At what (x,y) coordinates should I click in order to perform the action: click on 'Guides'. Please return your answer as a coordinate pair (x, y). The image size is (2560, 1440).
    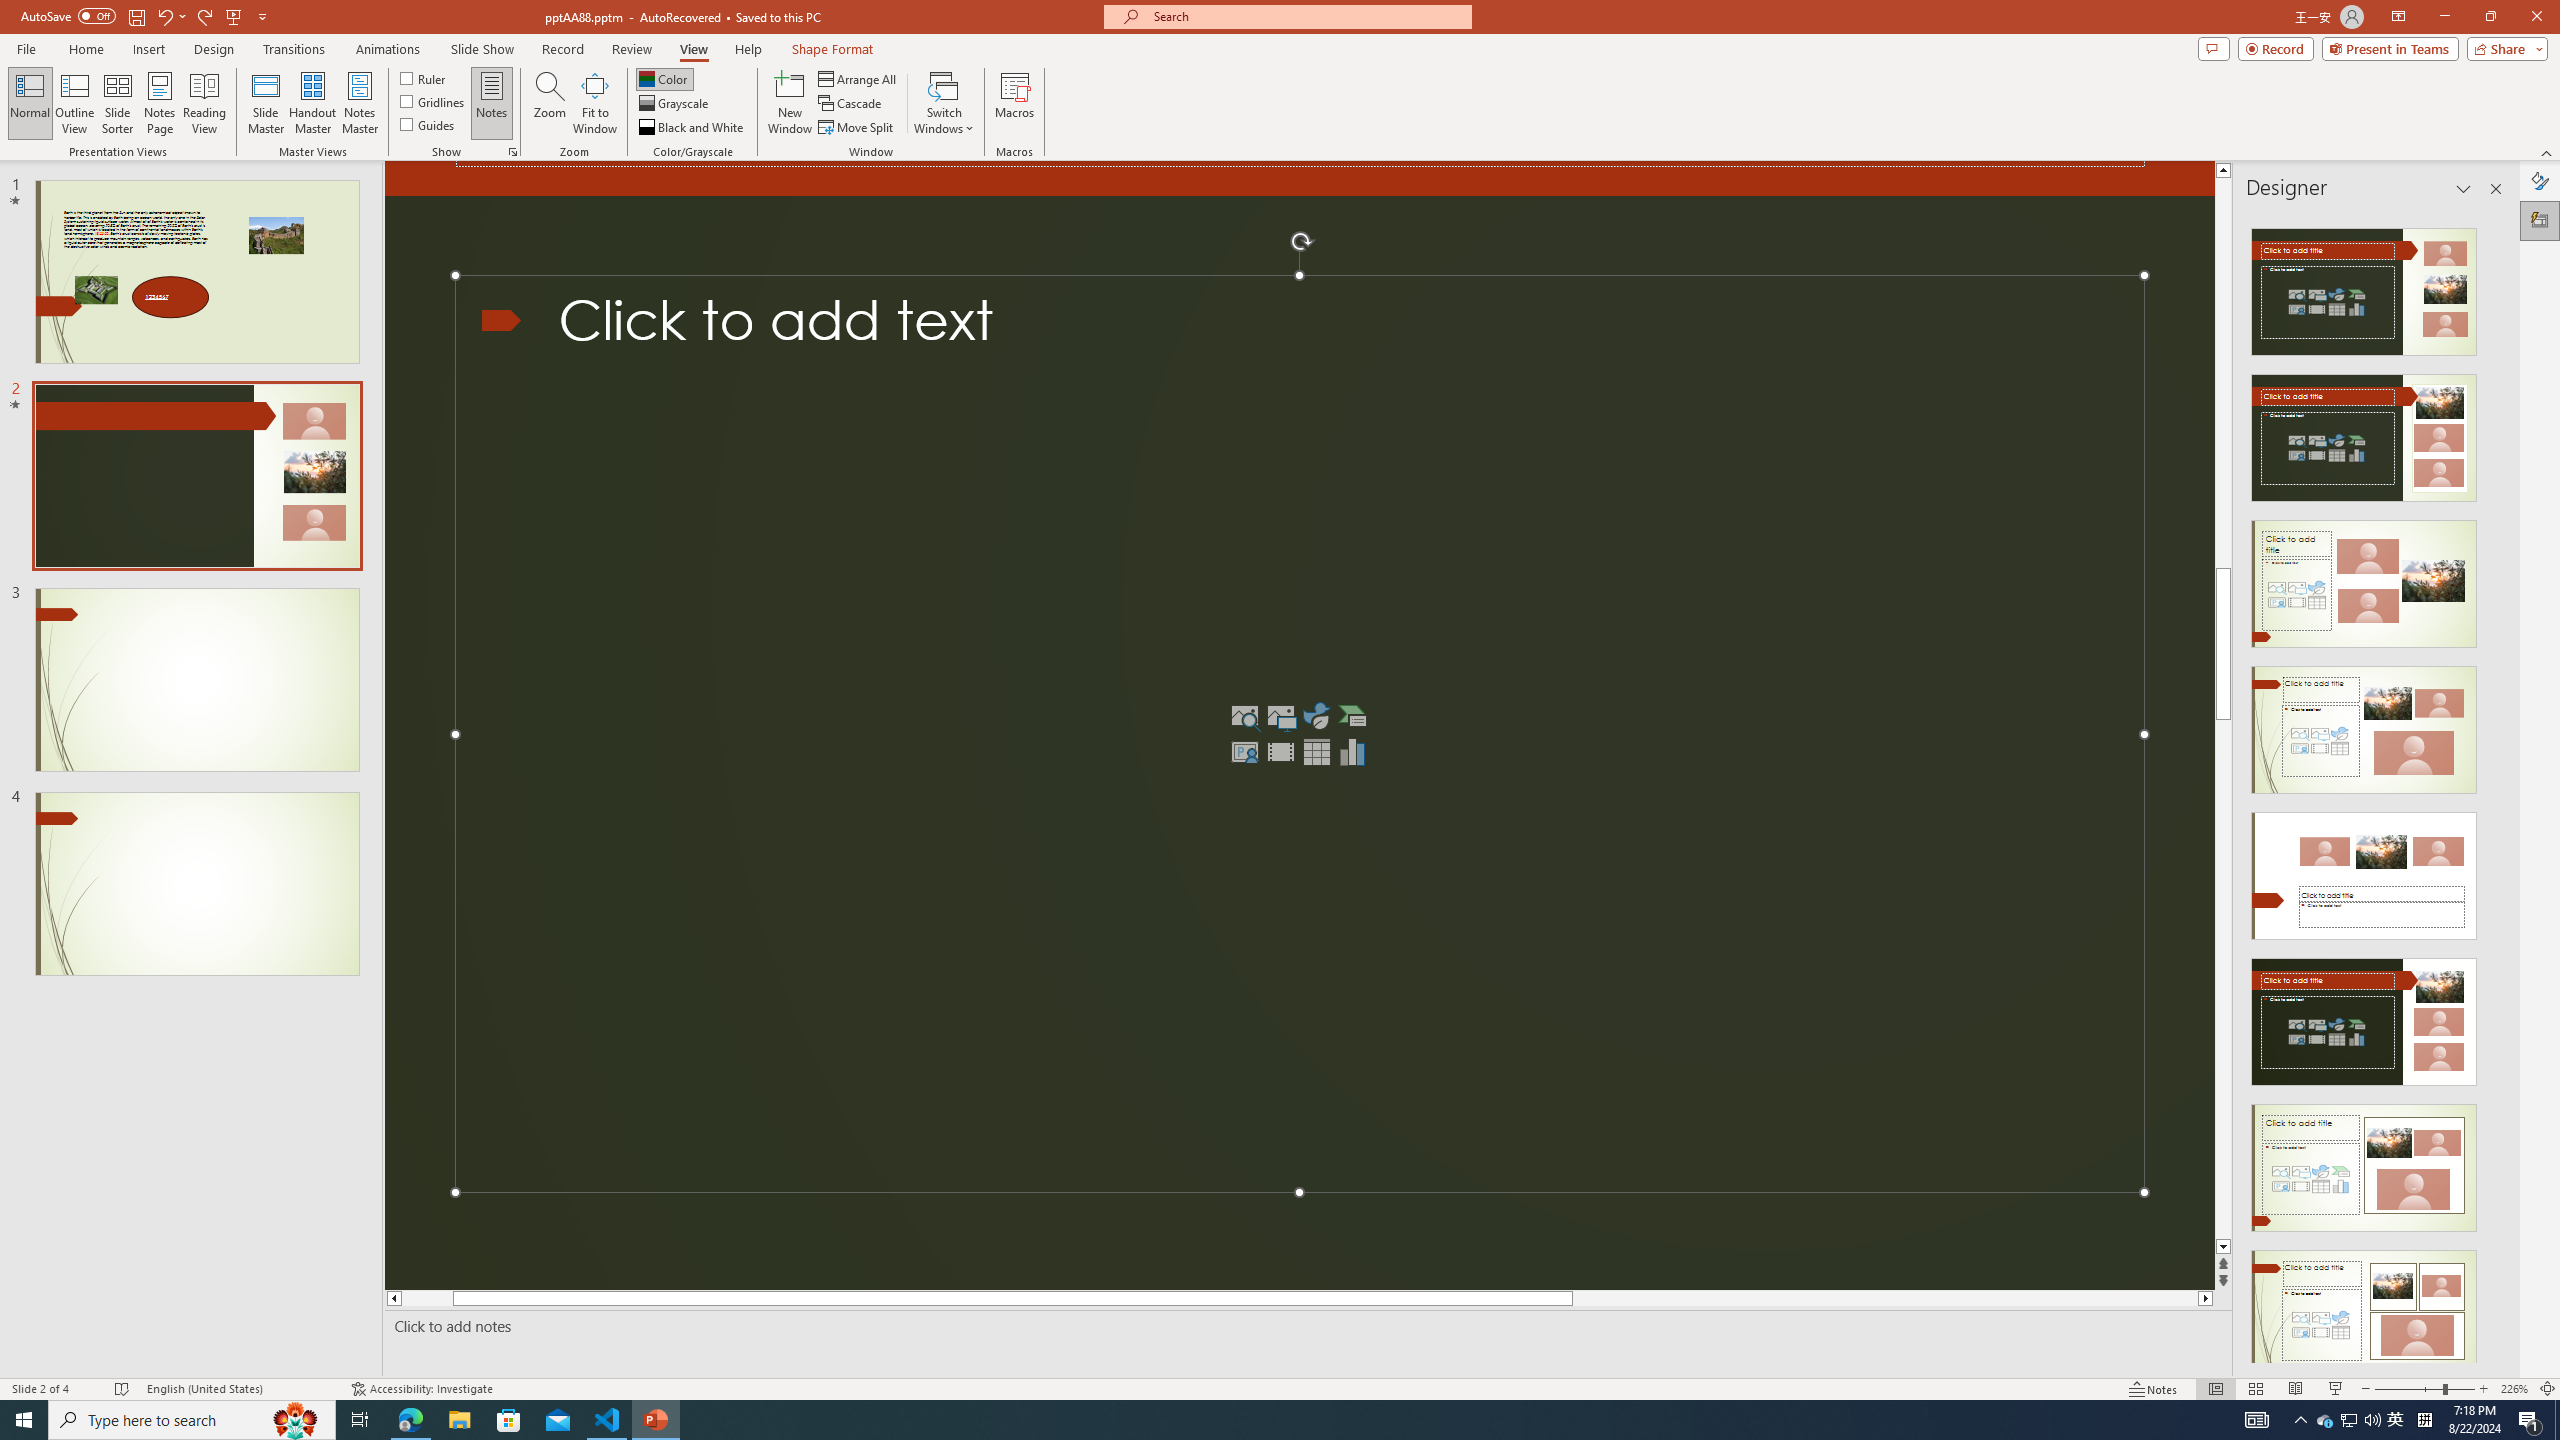
    Looking at the image, I should click on (428, 122).